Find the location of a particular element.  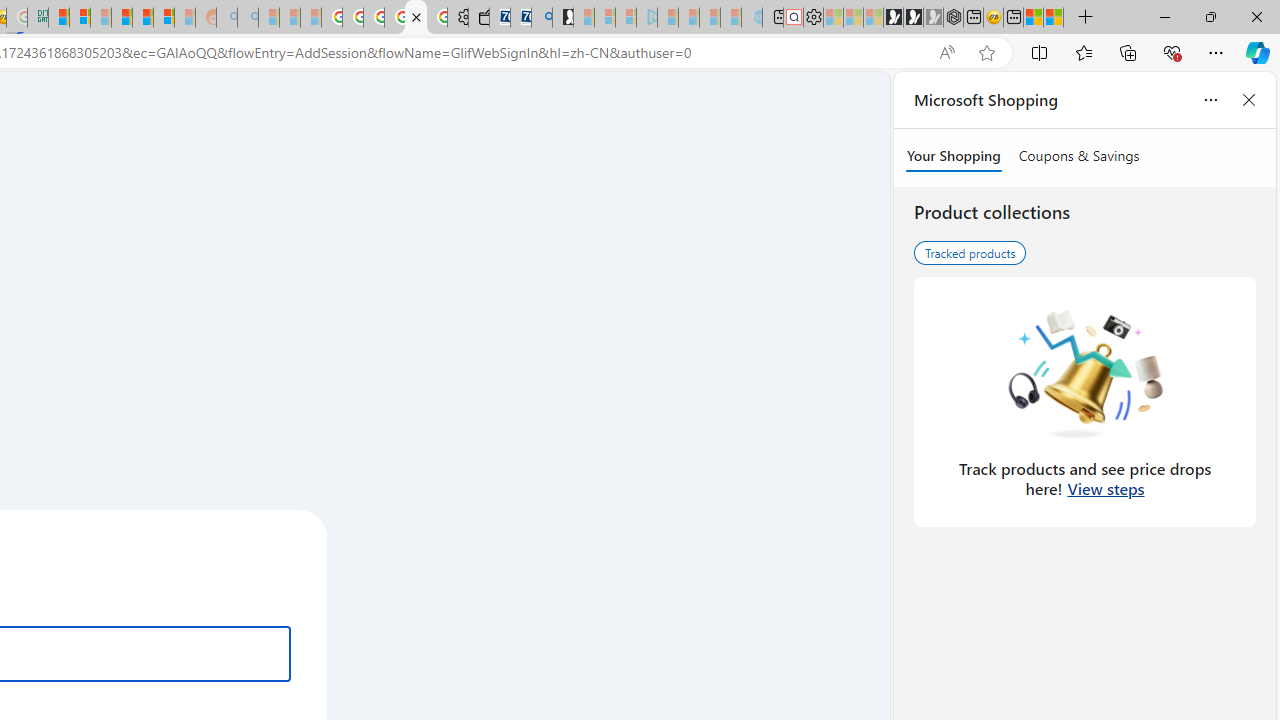

'Wallet' is located at coordinates (477, 17).